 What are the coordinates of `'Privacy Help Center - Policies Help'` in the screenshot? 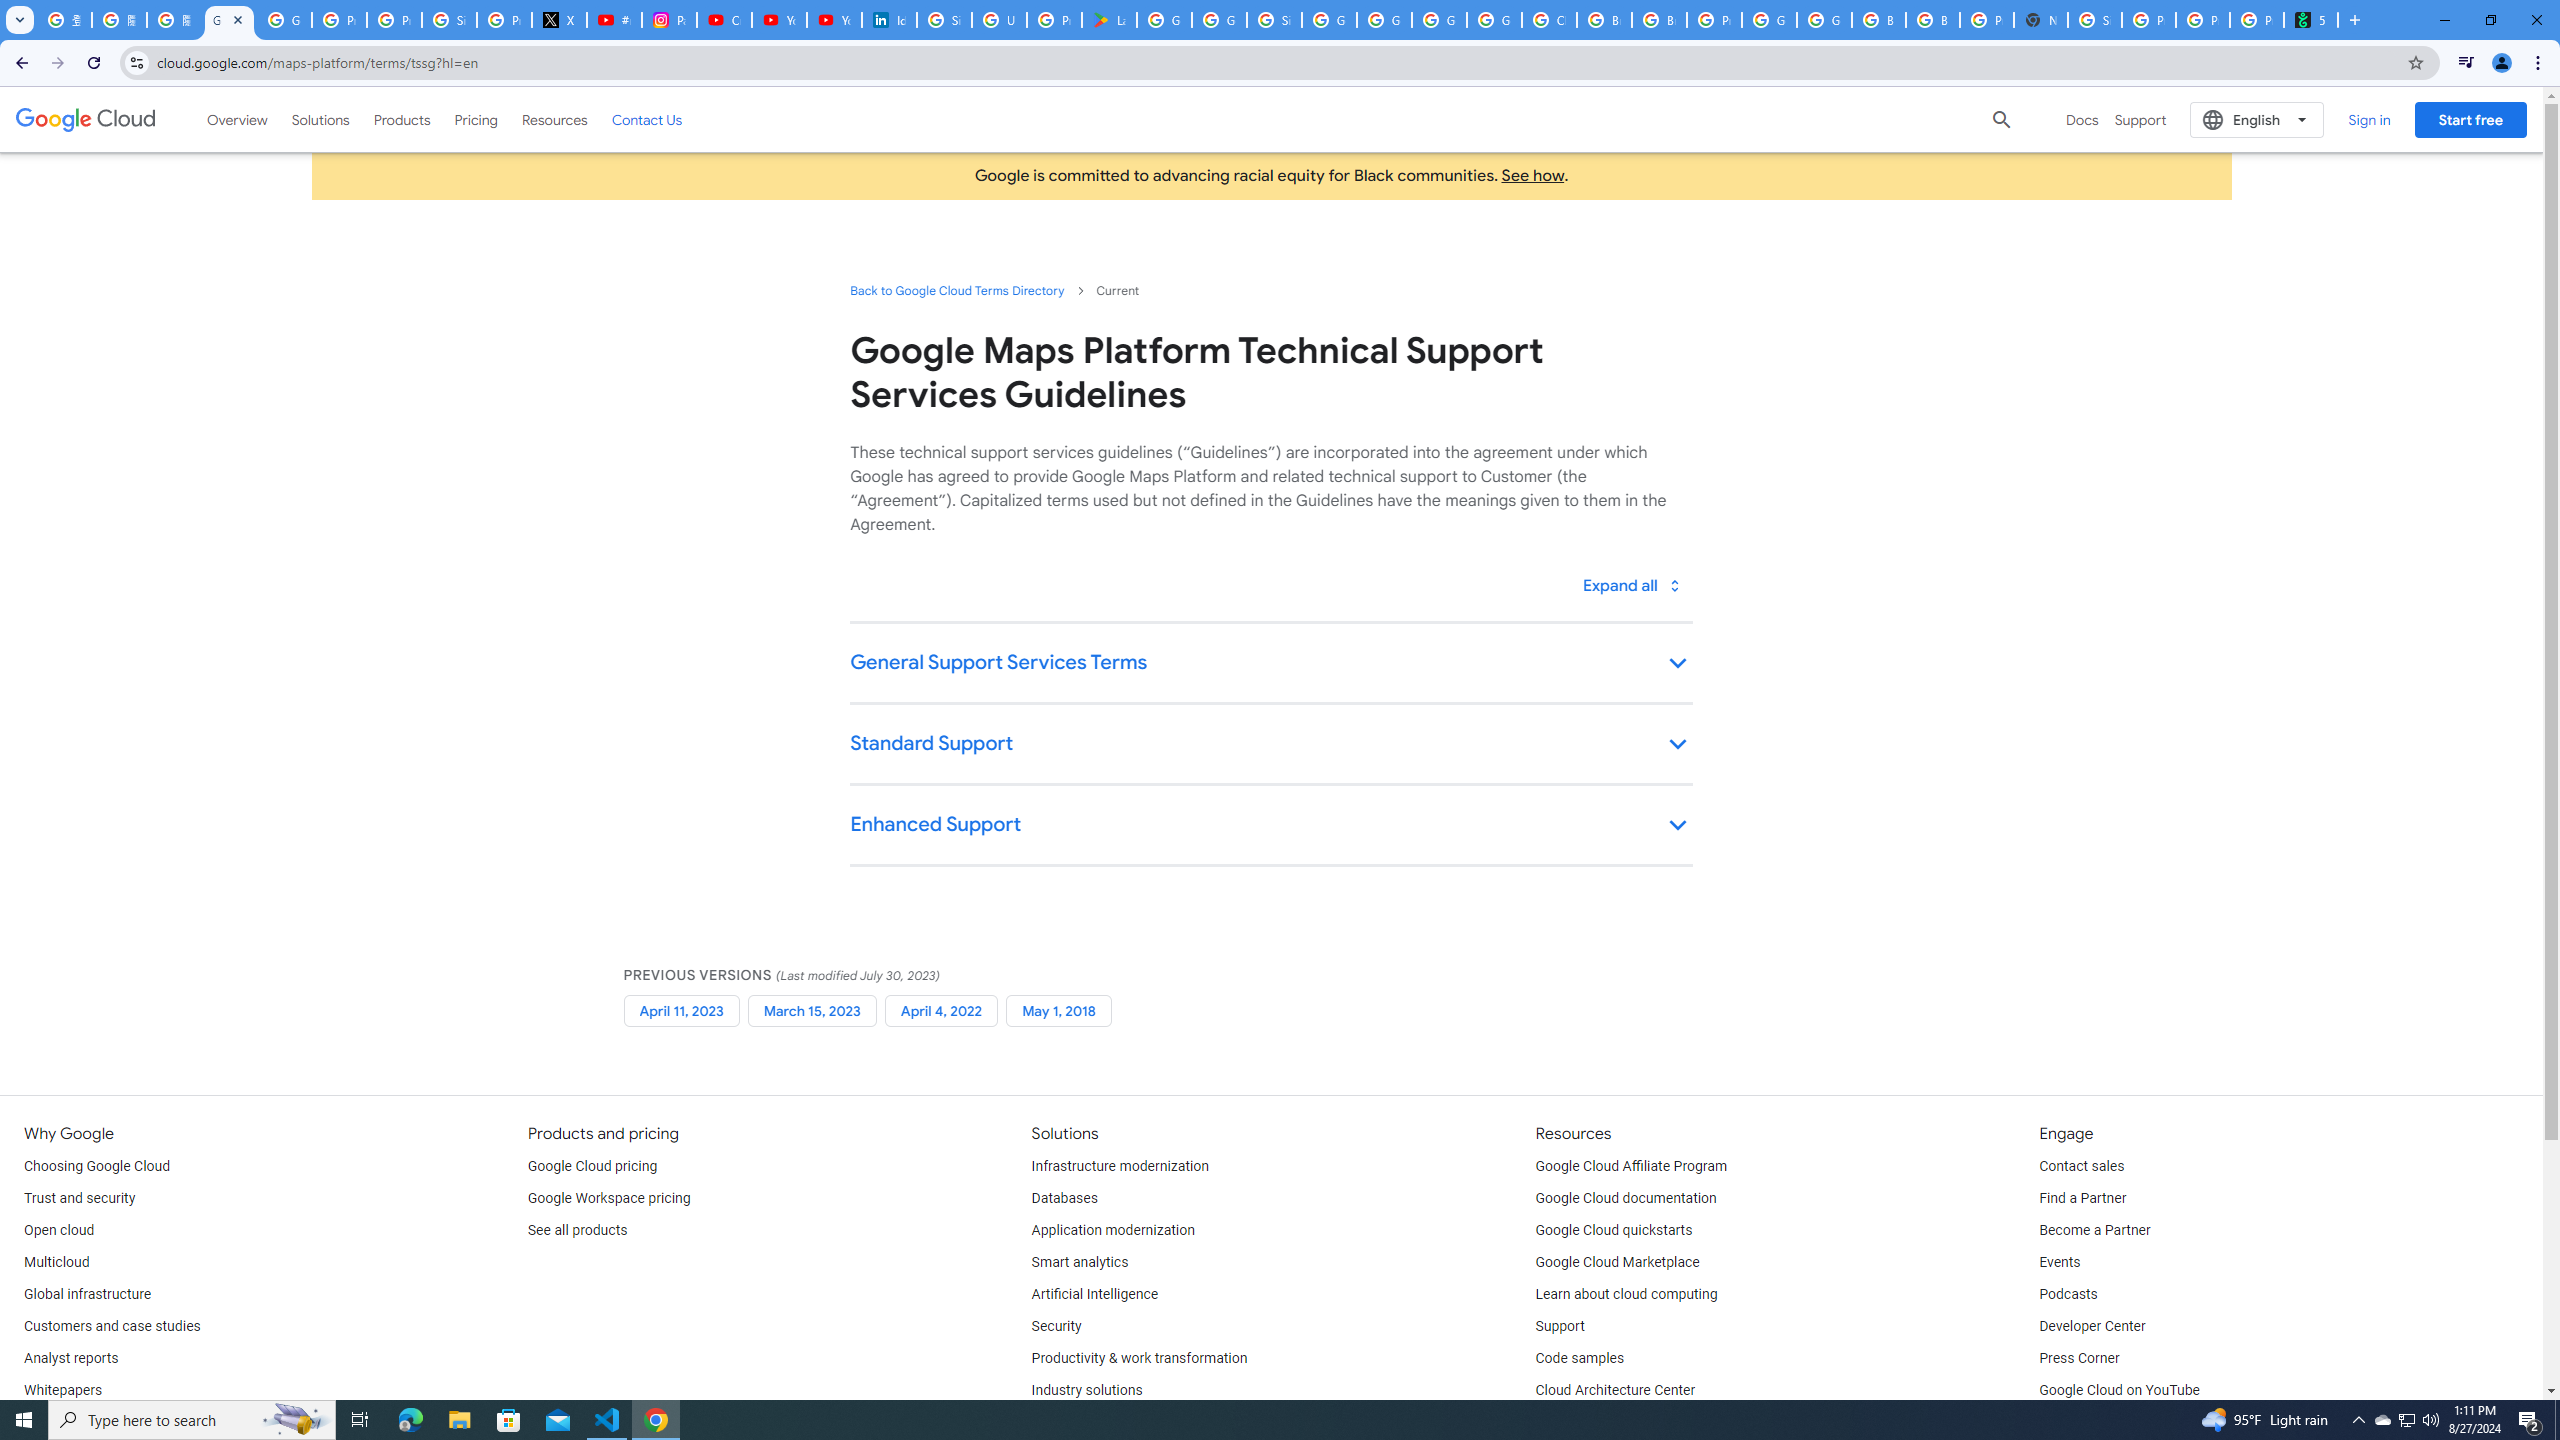 It's located at (394, 19).